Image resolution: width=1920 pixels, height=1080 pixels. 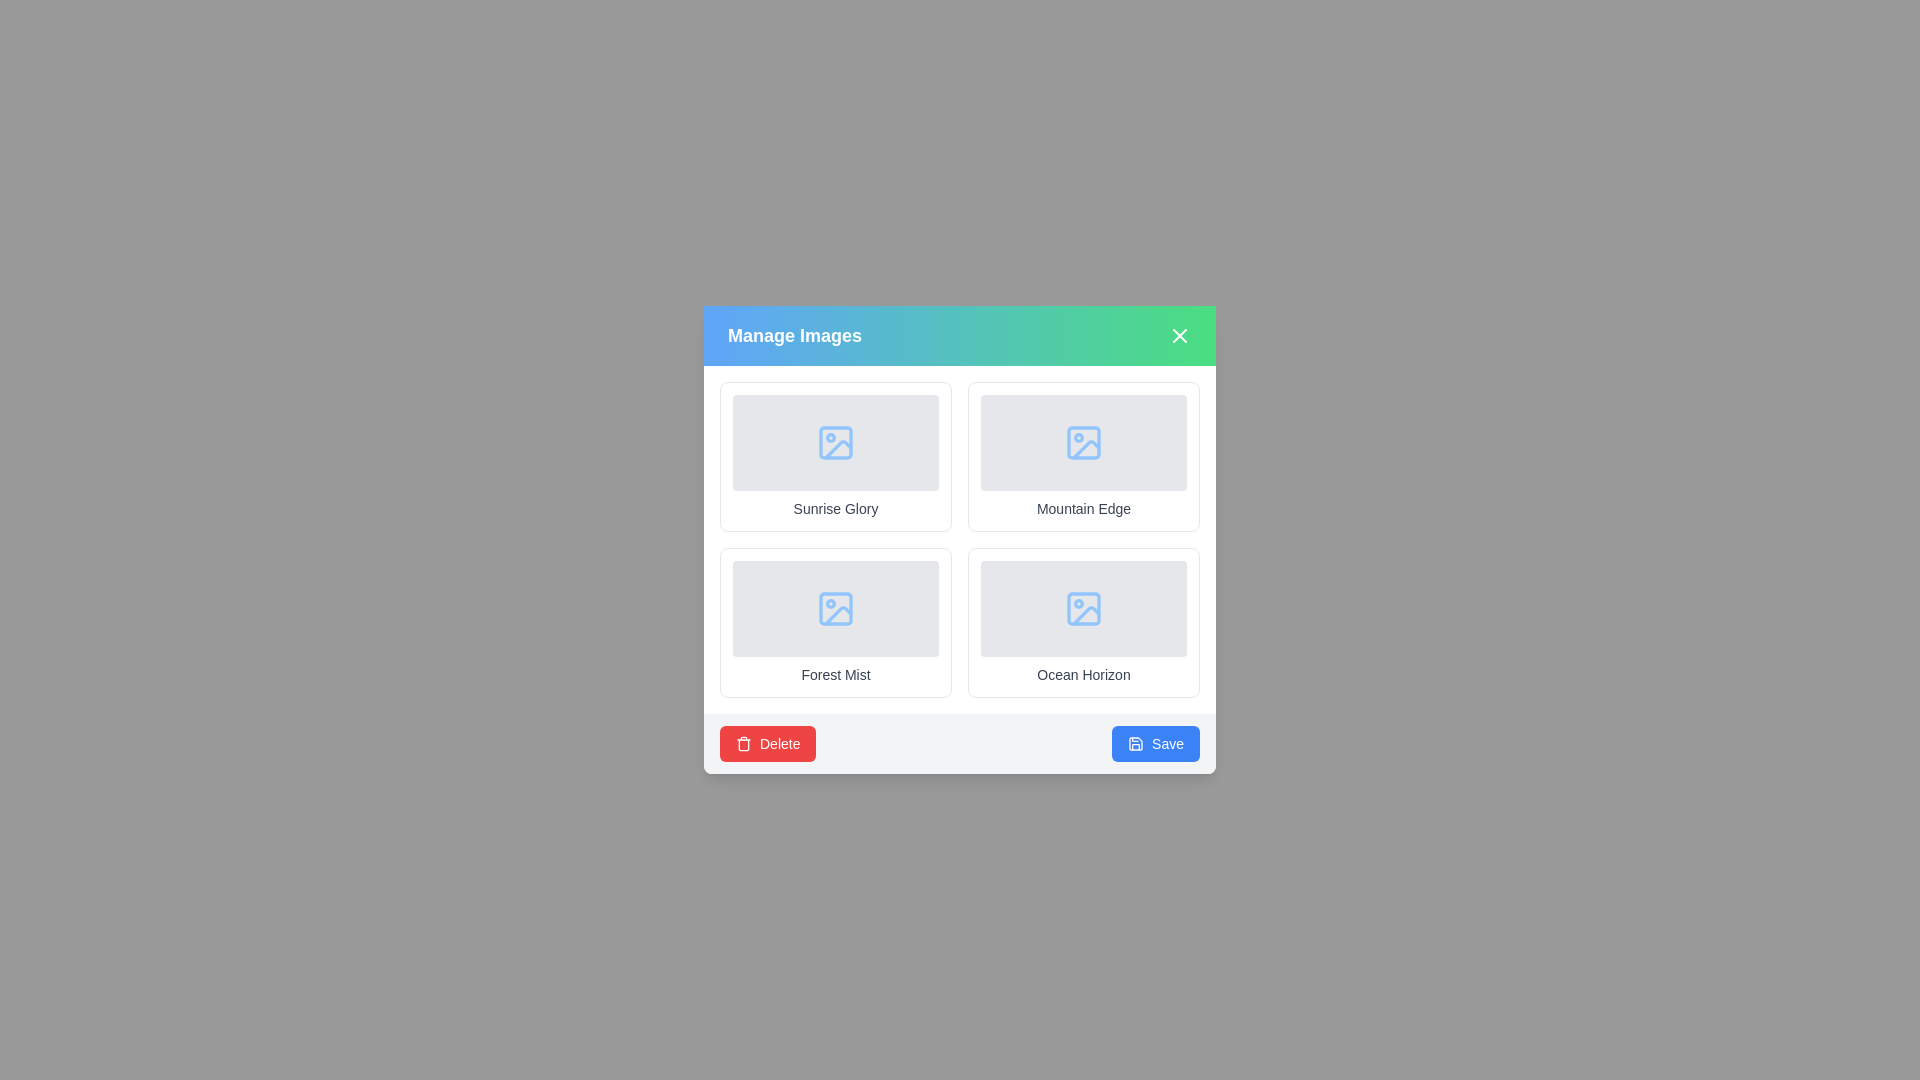 What do you see at coordinates (1136, 744) in the screenshot?
I see `the graphical icon element resembling a part of a save icon, which is positioned at the bottom-right corner of the dialog box, just above the 'Save' button` at bounding box center [1136, 744].